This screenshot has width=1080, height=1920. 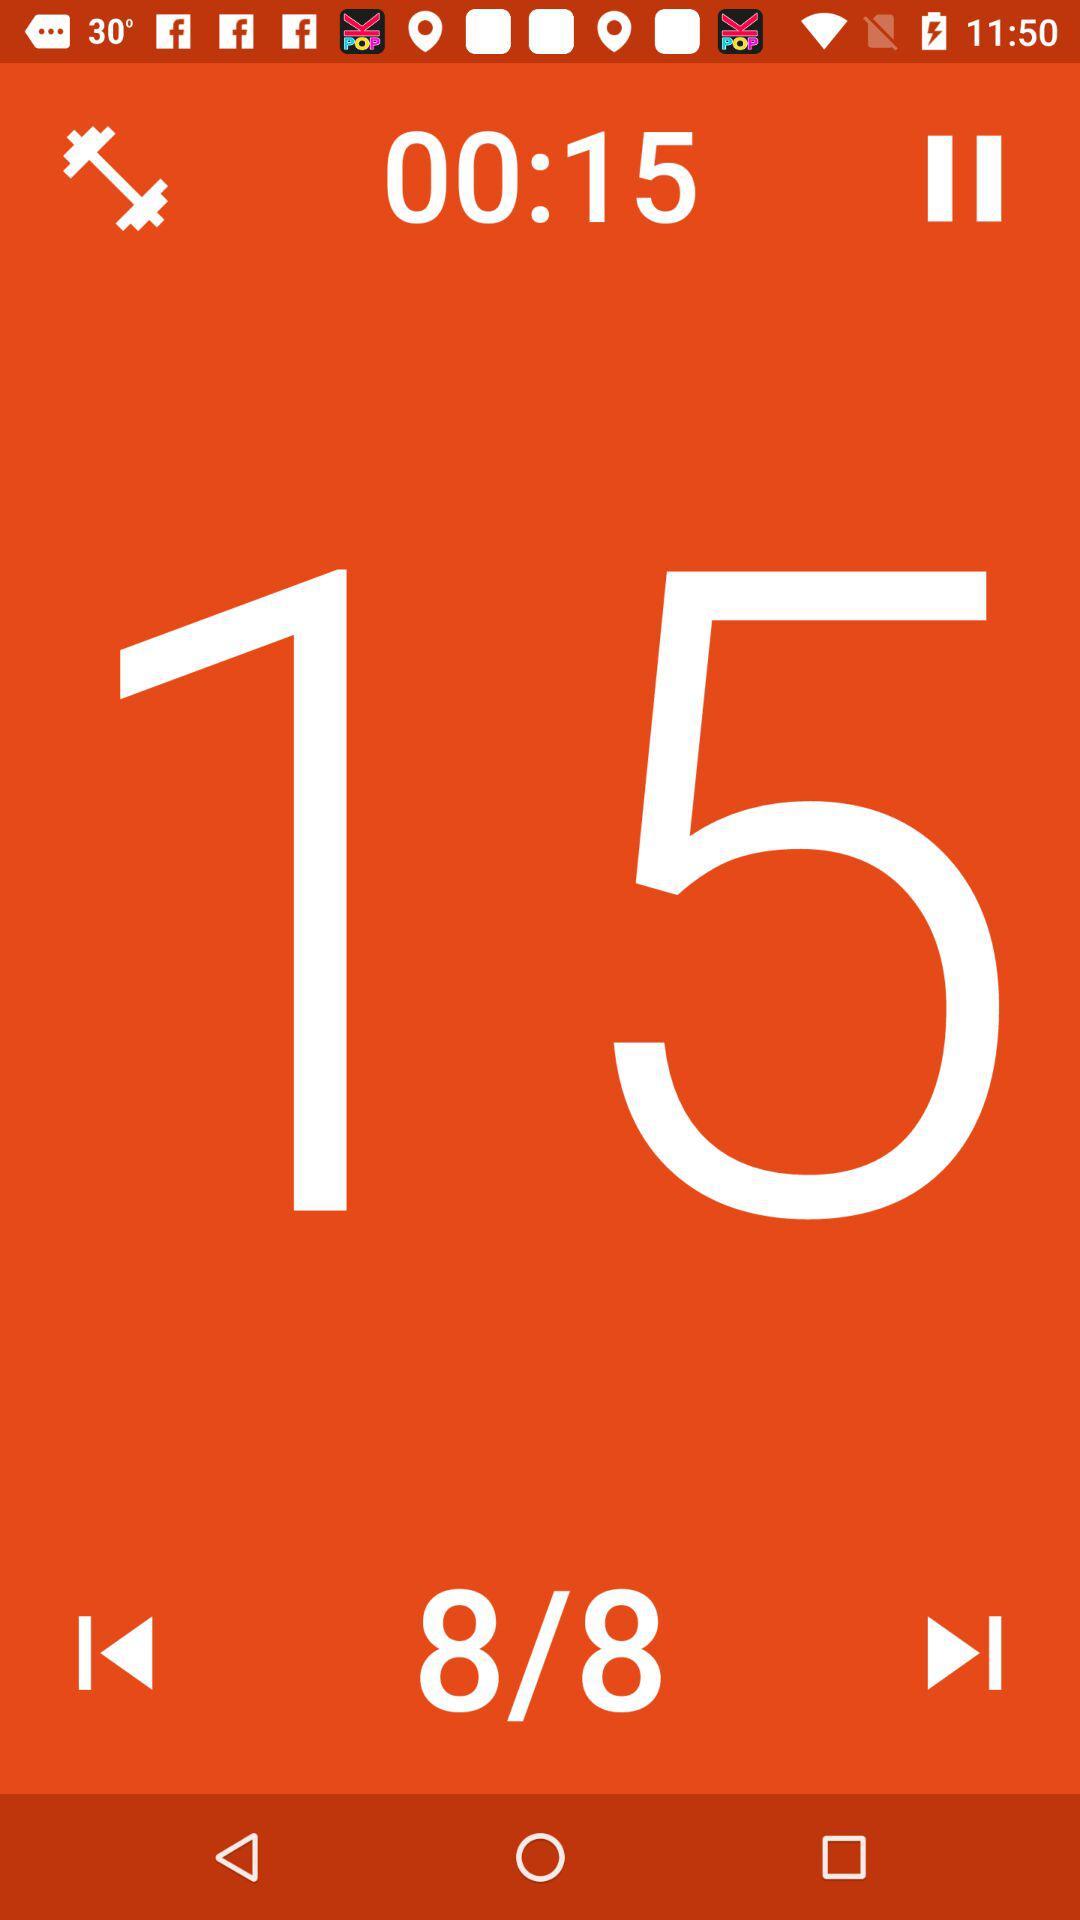 I want to click on the icon next to 00:14 item, so click(x=115, y=178).